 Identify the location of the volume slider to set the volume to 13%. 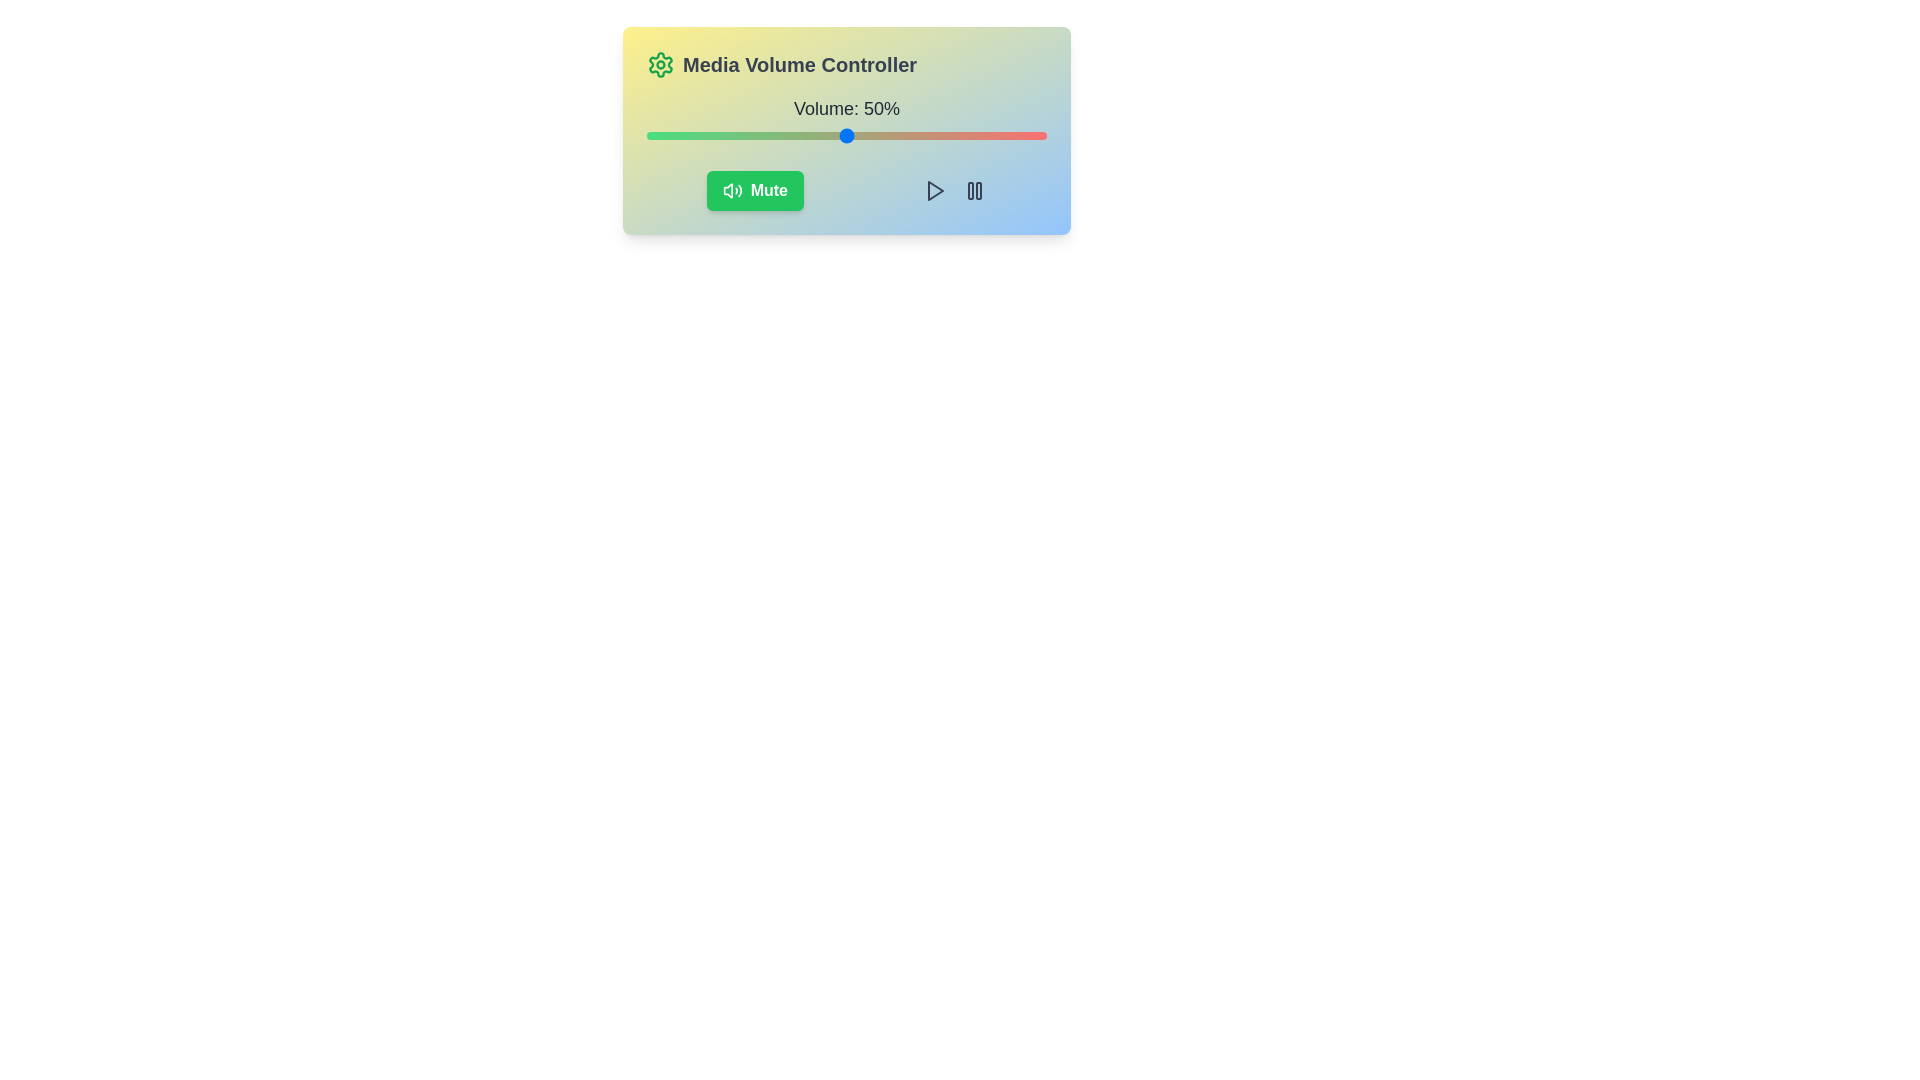
(699, 135).